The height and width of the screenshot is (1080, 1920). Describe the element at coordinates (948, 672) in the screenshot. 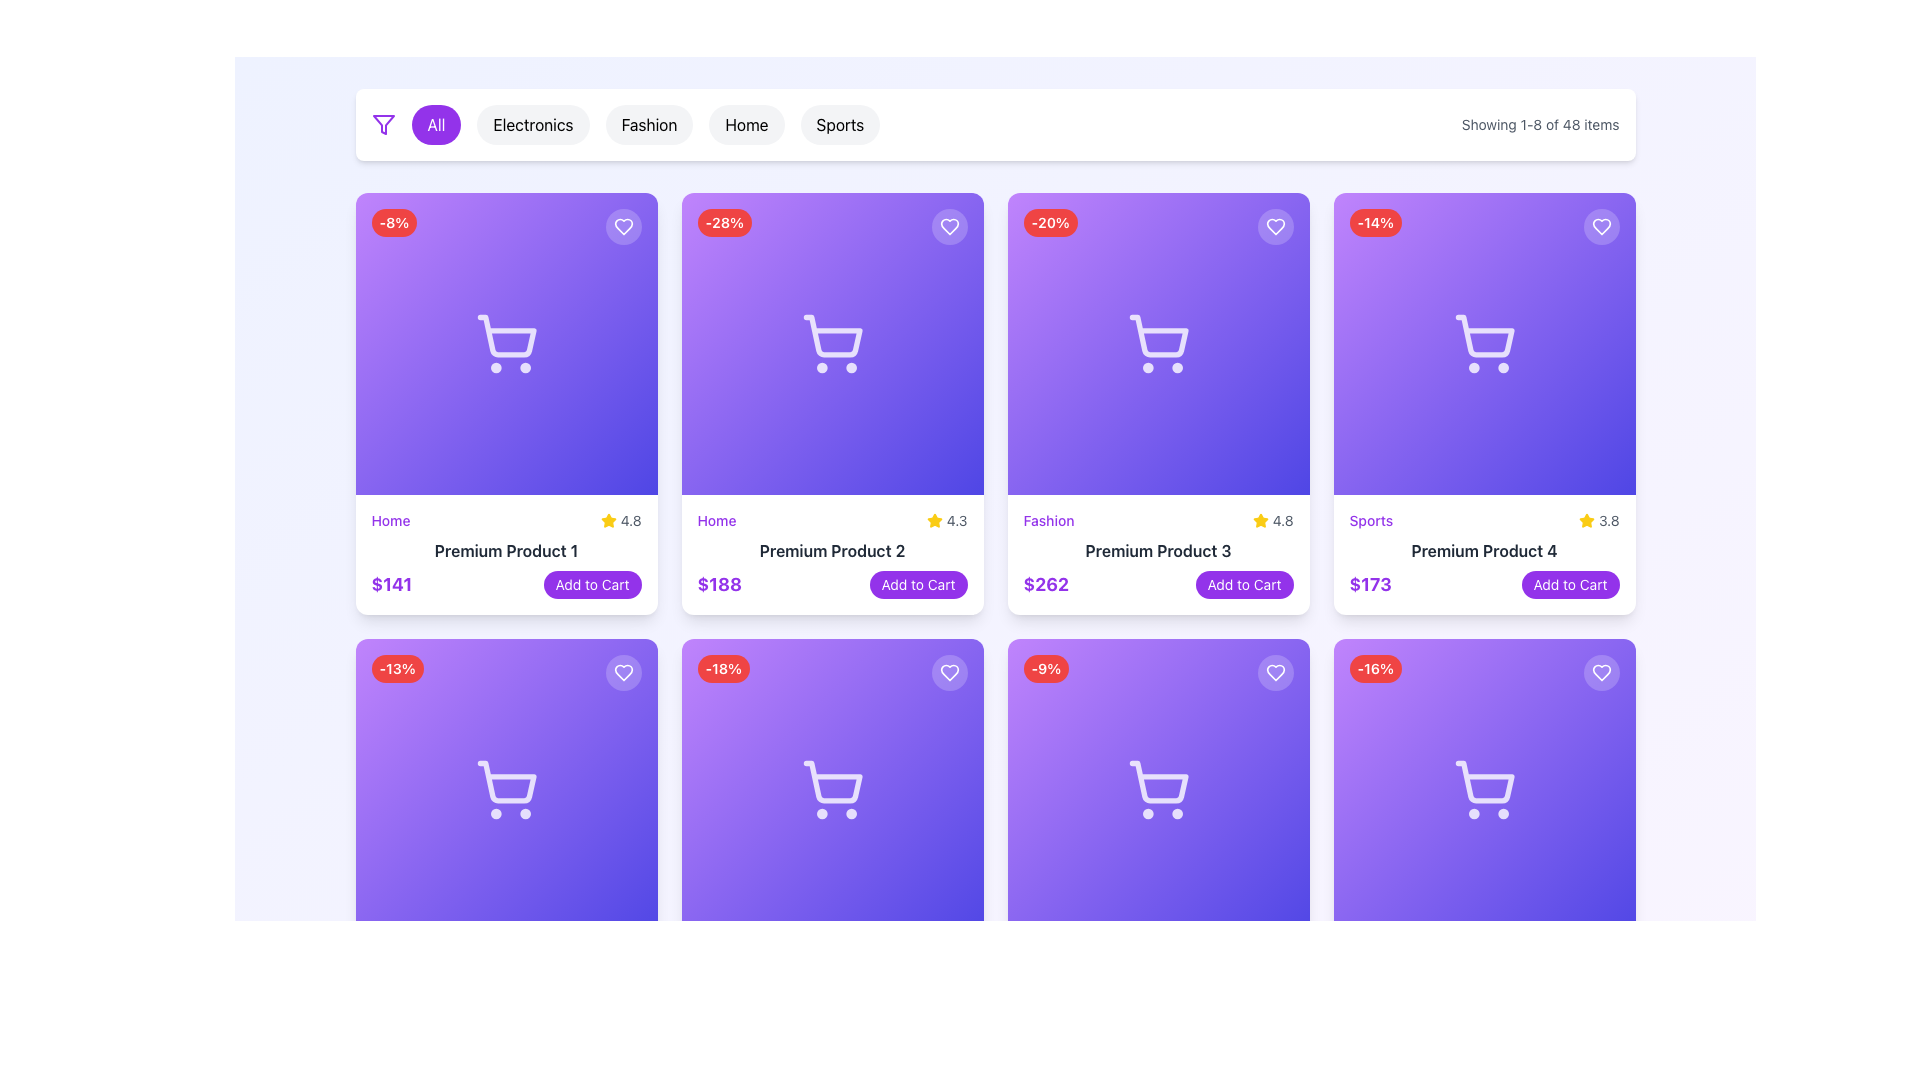

I see `the heart-shaped icon button located in the top-right corner of the card component with a shopping cart icon and a discount label ('-18%')` at that location.